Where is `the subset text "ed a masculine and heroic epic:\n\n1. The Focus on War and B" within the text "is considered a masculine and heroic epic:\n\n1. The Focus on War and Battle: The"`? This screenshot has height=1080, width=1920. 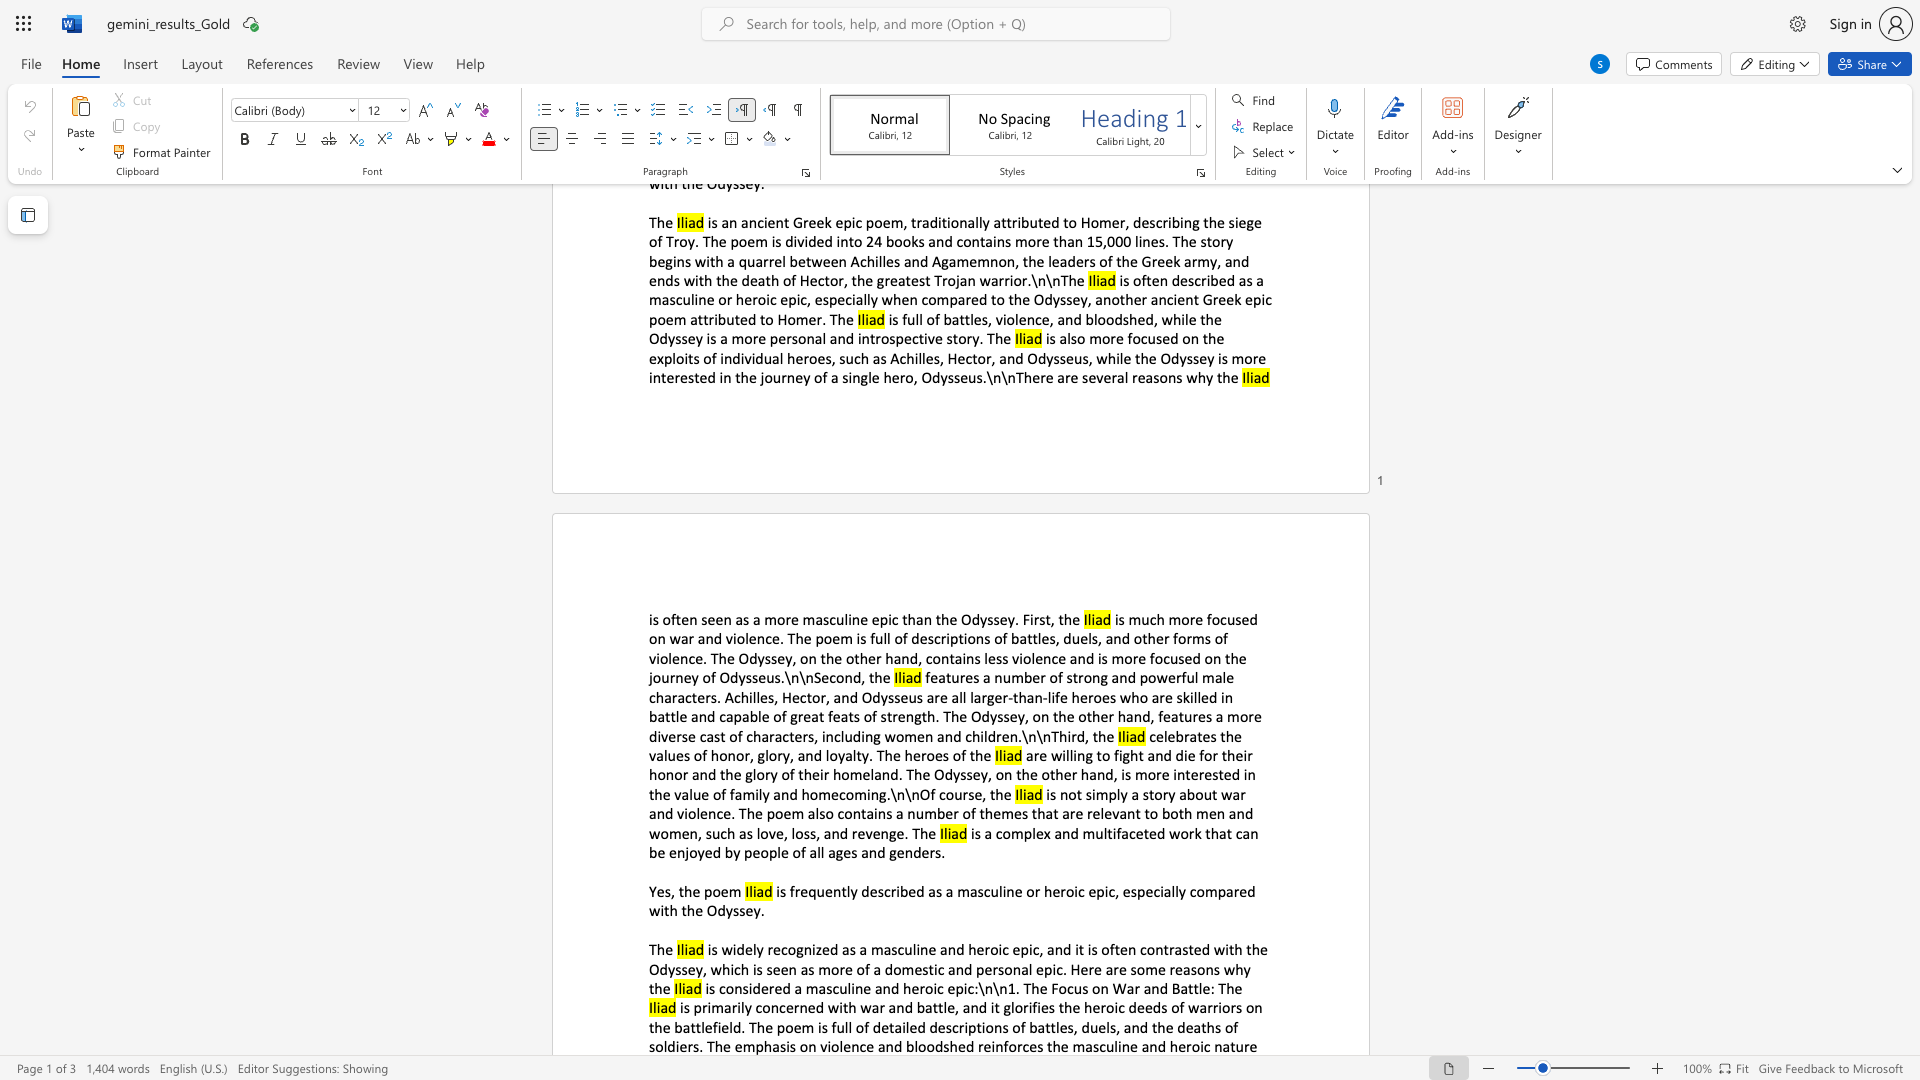 the subset text "ed a masculine and heroic epic:\n\n1. The Focus on War and B" within the text "is considered a masculine and heroic epic:\n\n1. The Focus on War and Battle: The" is located at coordinates (773, 987).